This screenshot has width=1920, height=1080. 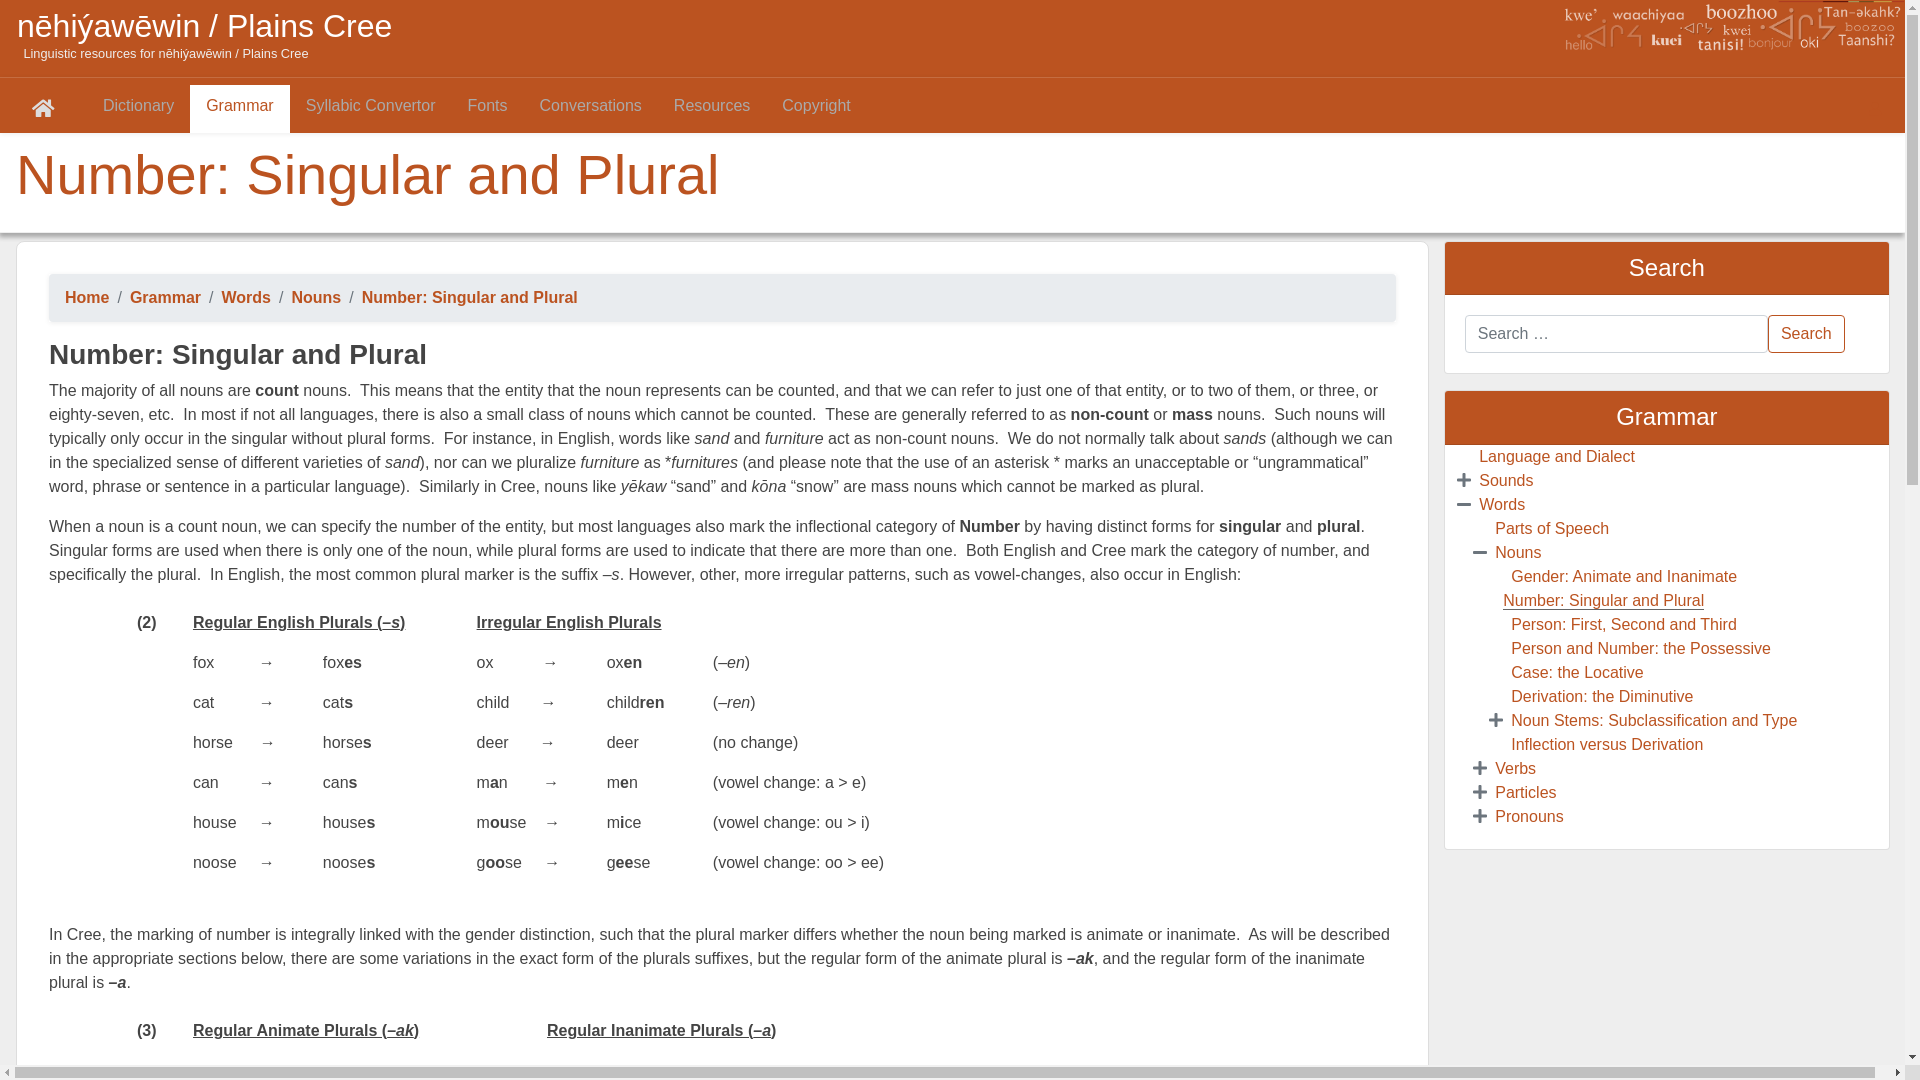 I want to click on 'Derivation: the Diminutive', so click(x=1602, y=695).